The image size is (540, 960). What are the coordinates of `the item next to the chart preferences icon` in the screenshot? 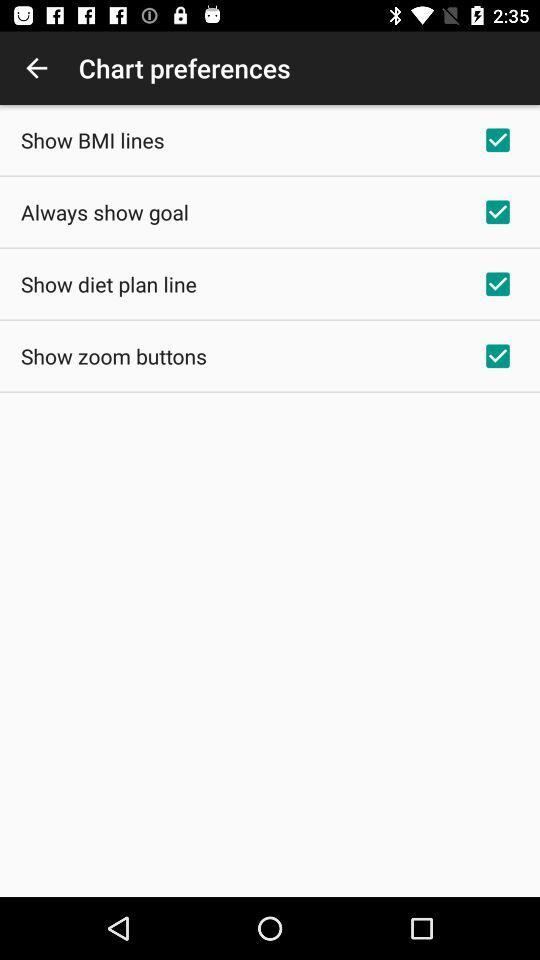 It's located at (36, 68).